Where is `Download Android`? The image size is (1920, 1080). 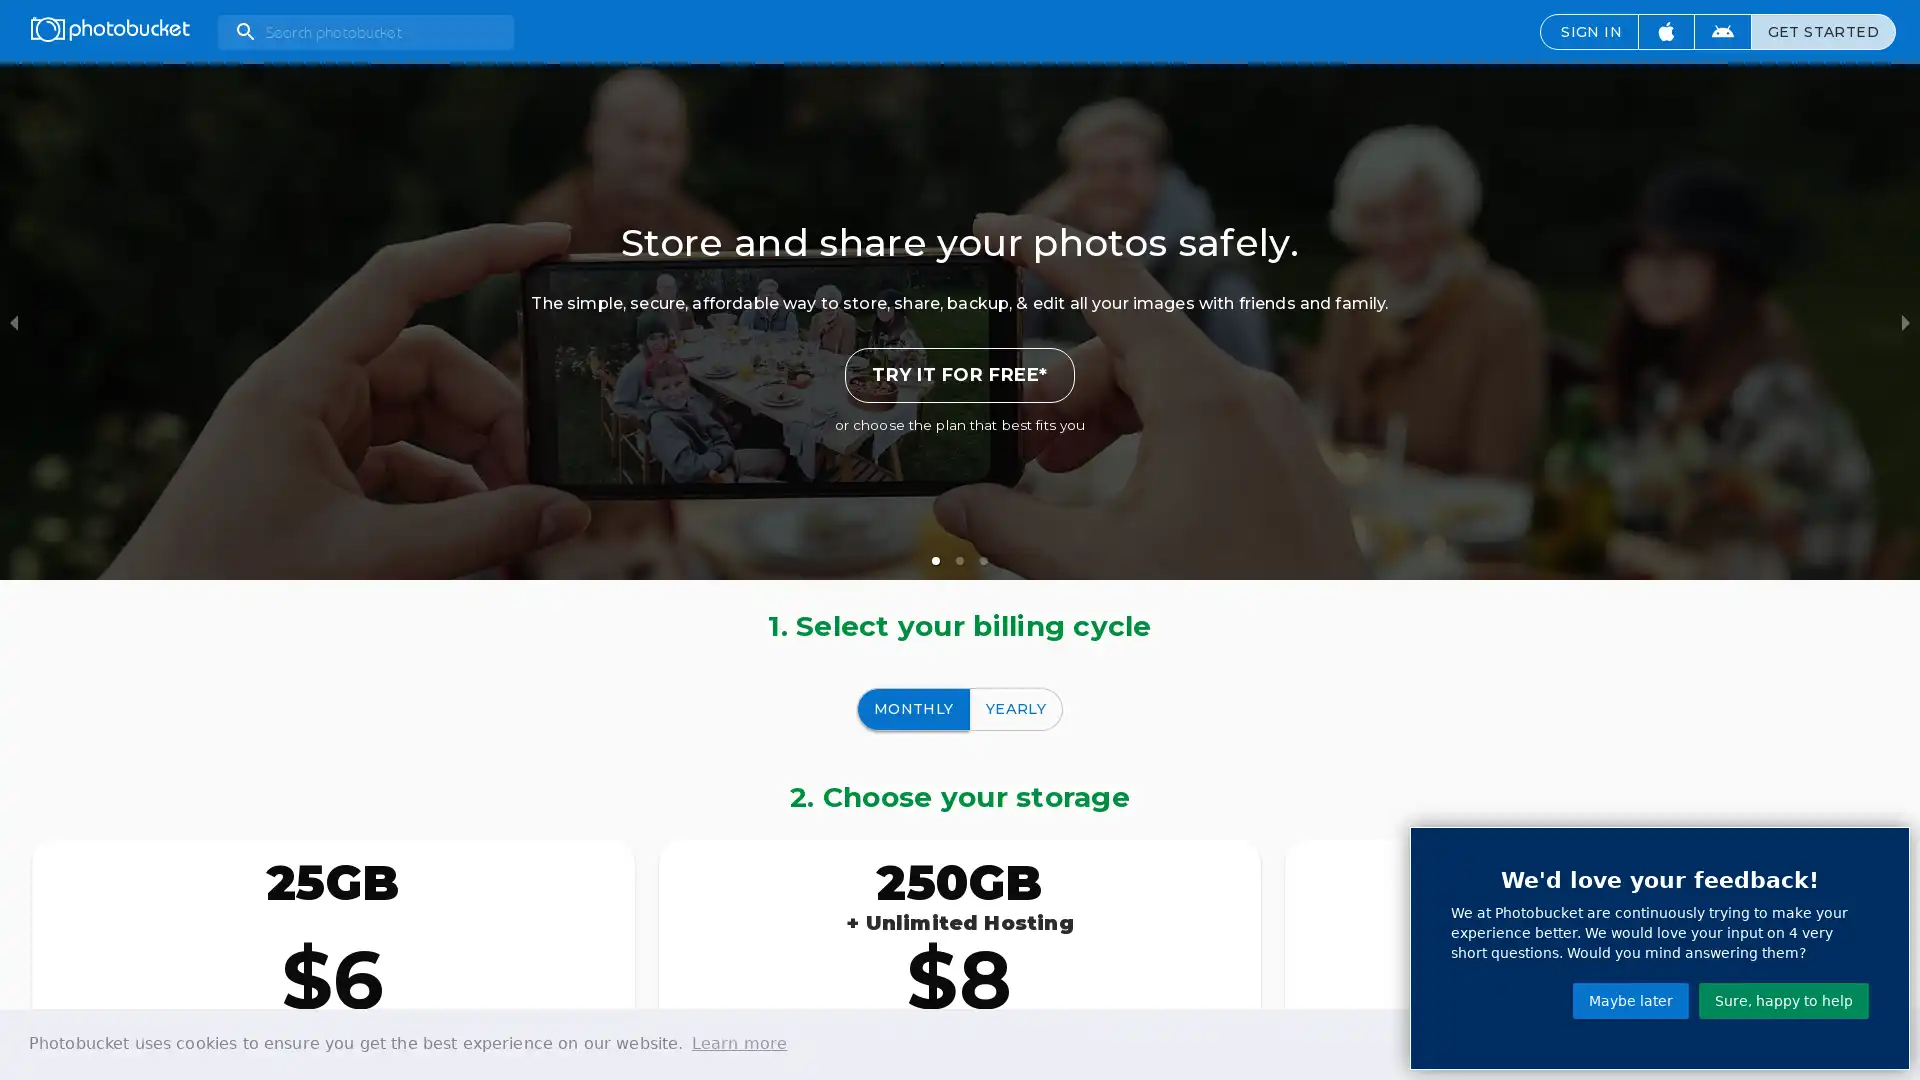 Download Android is located at coordinates (1721, 31).